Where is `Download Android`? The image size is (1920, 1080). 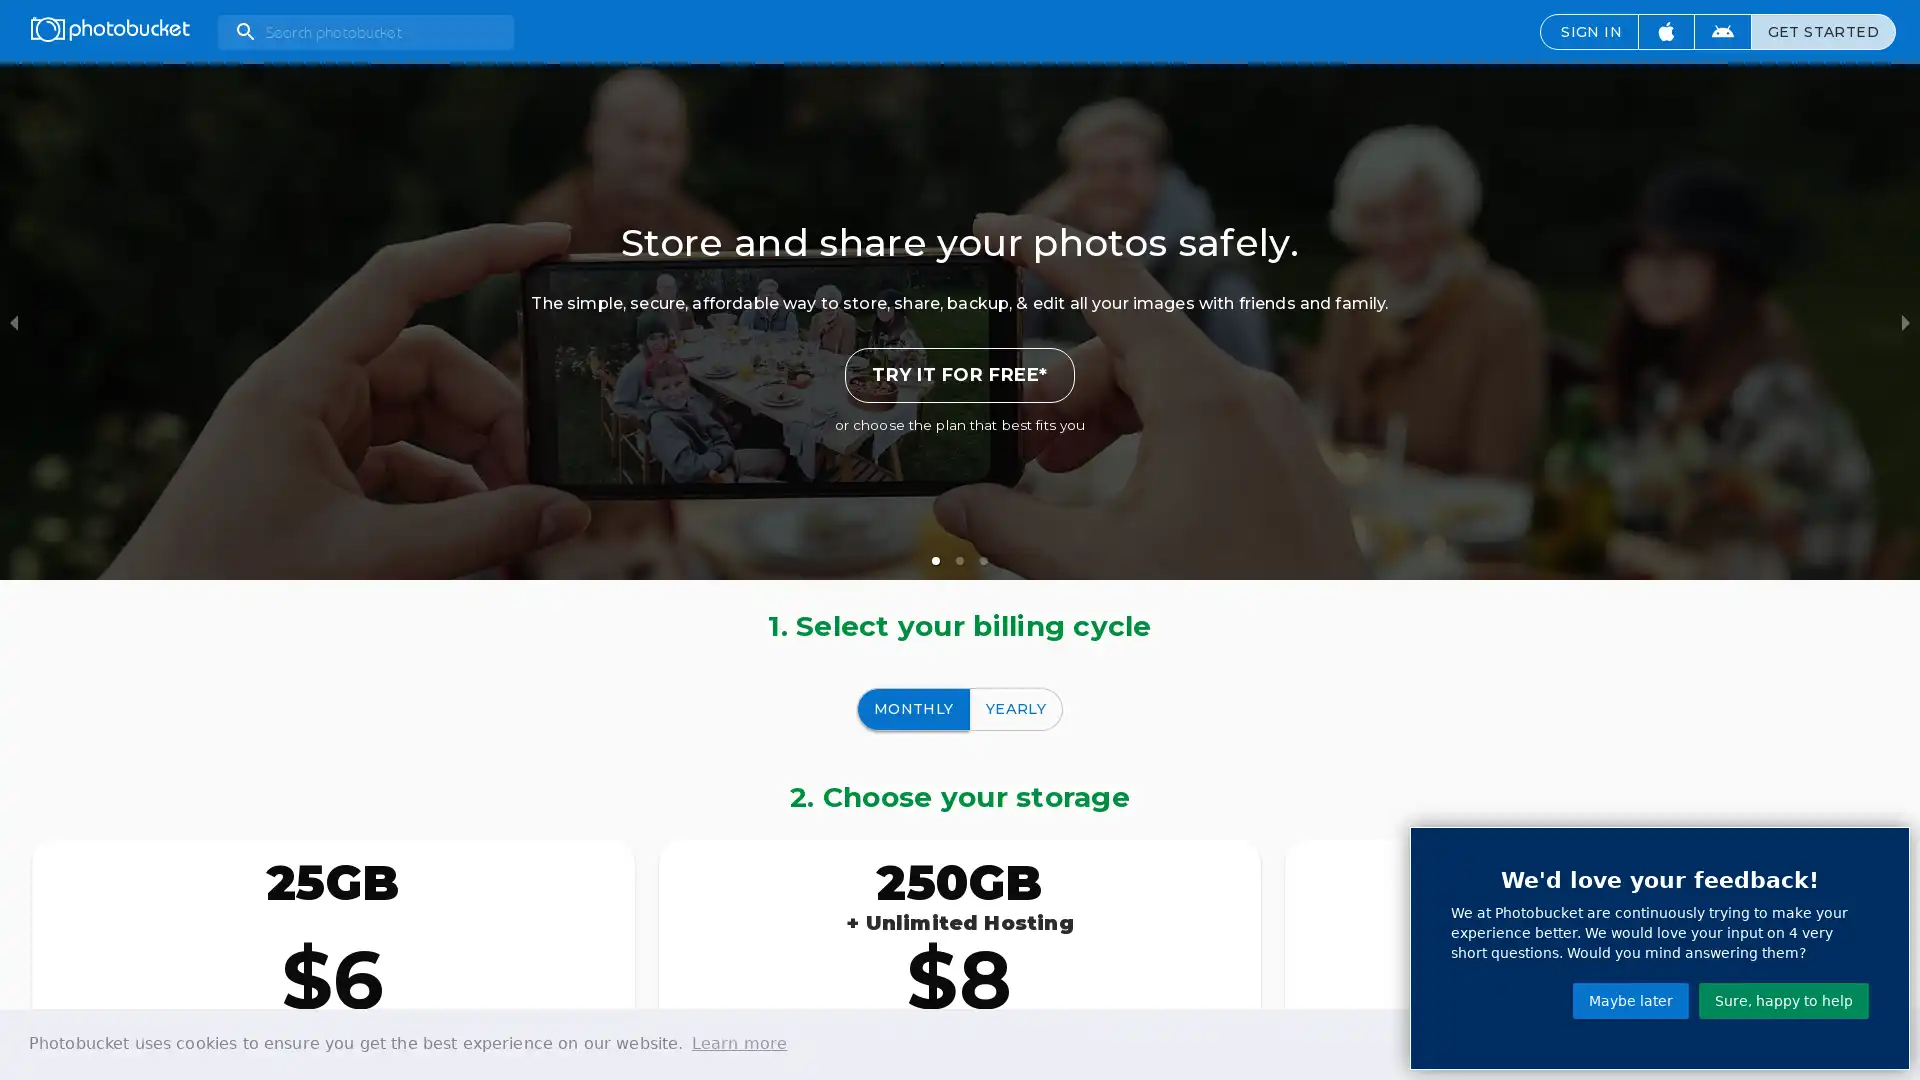 Download Android is located at coordinates (1721, 31).